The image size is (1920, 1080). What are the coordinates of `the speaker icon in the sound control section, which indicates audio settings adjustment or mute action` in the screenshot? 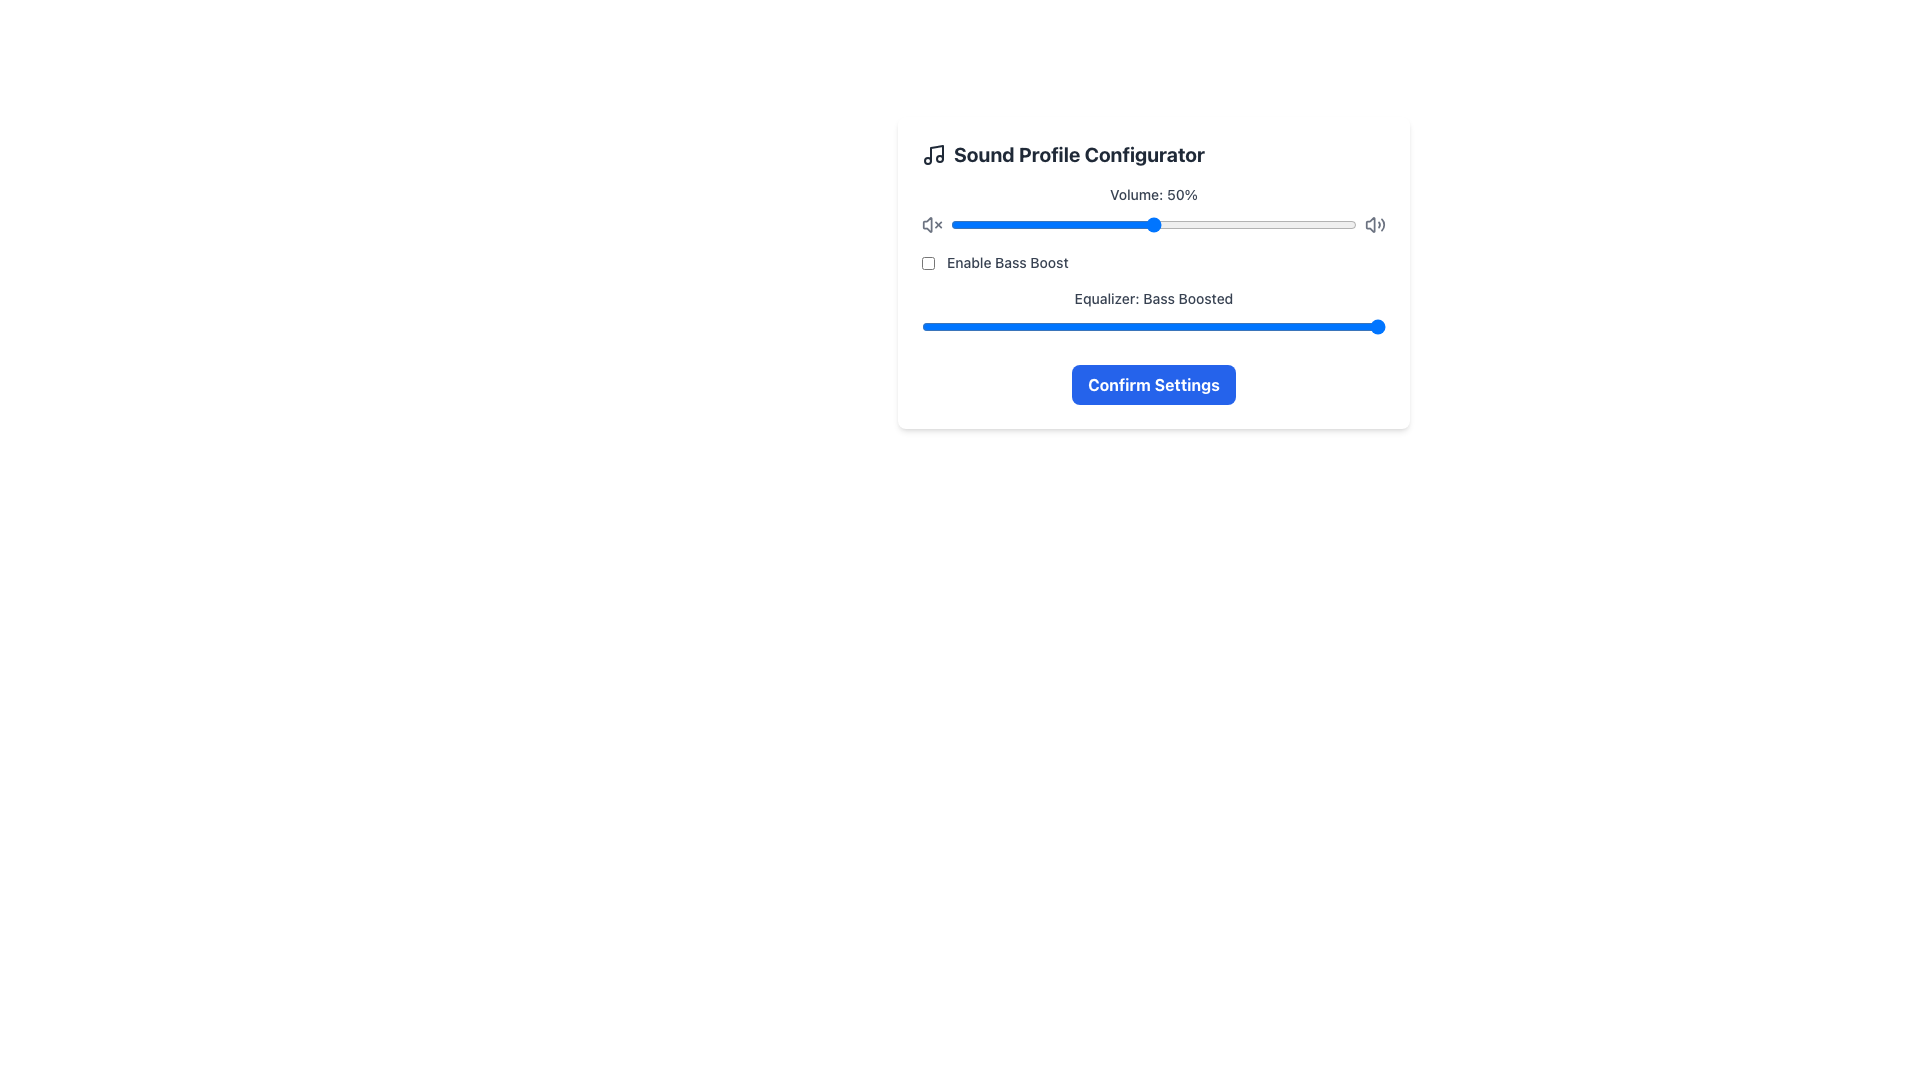 It's located at (926, 224).